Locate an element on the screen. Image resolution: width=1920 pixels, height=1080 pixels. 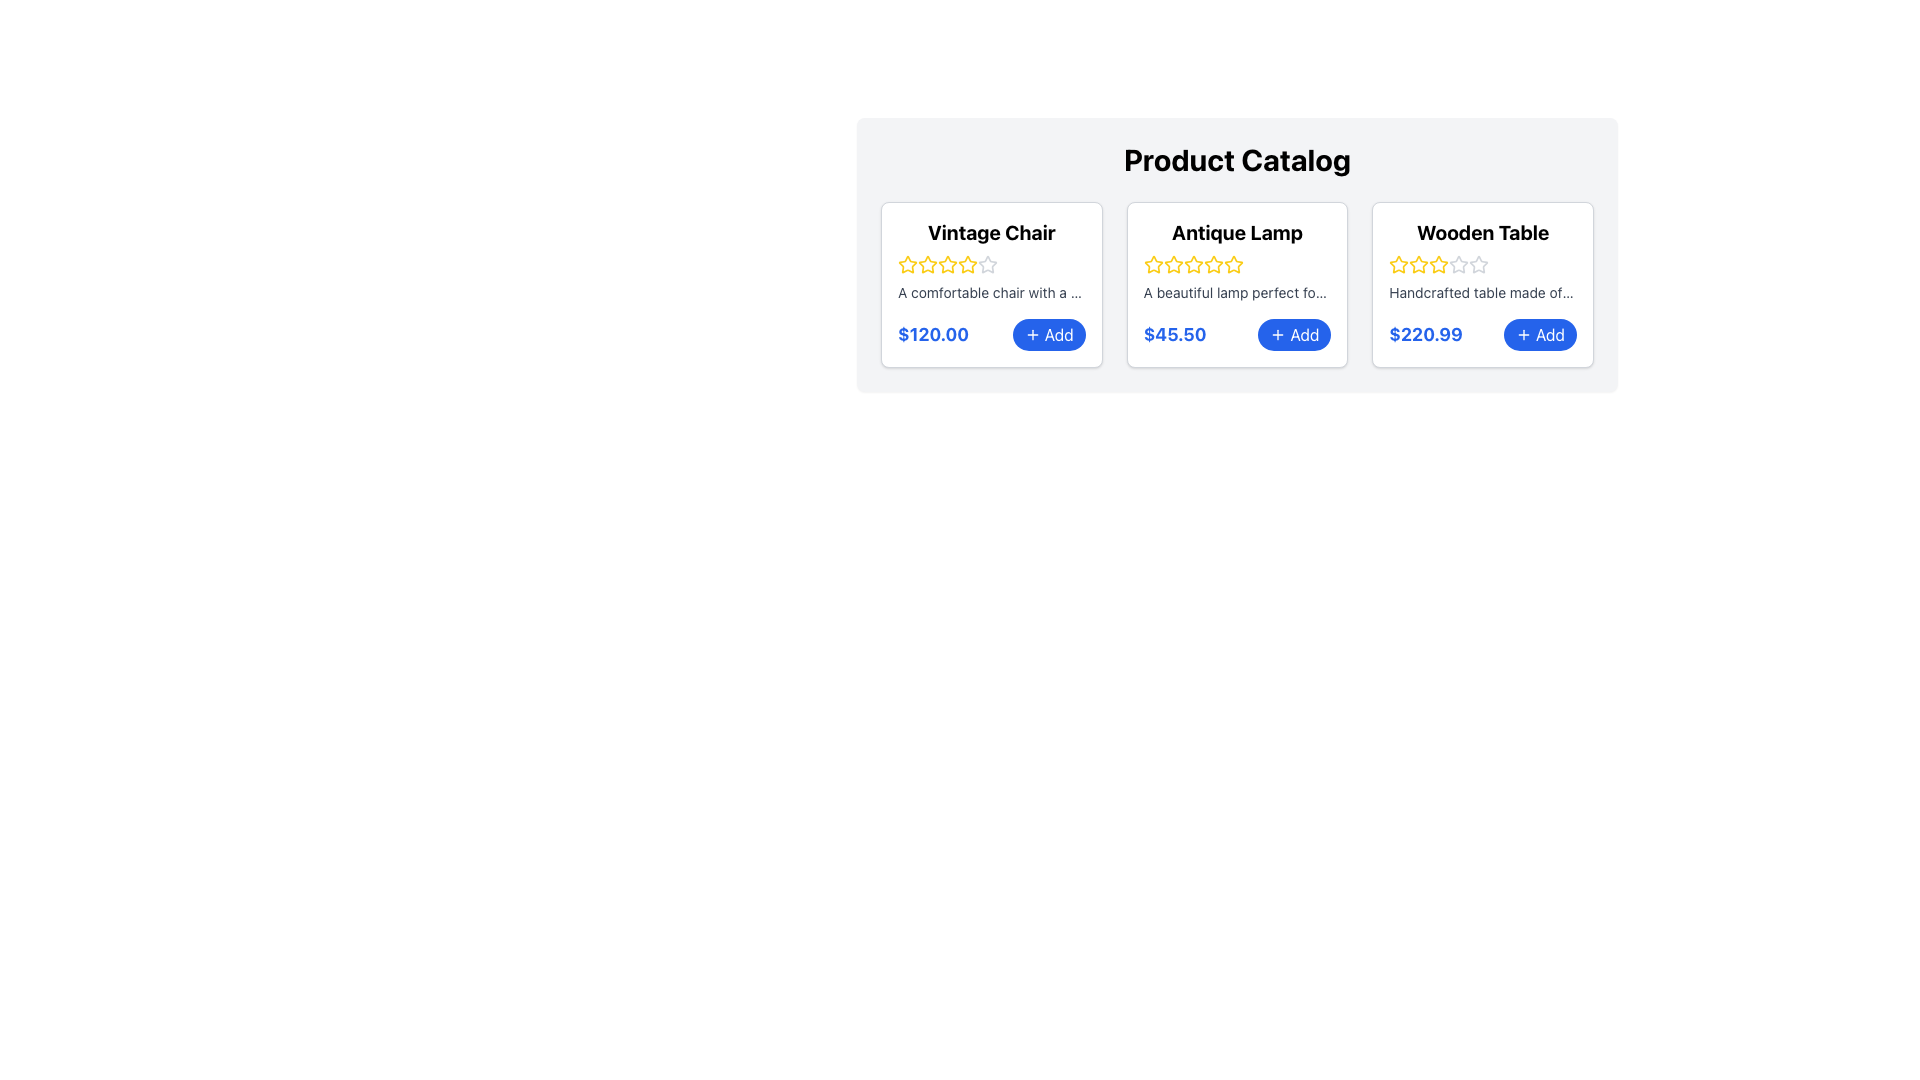
the fourth yellow star icon is located at coordinates (1193, 264).